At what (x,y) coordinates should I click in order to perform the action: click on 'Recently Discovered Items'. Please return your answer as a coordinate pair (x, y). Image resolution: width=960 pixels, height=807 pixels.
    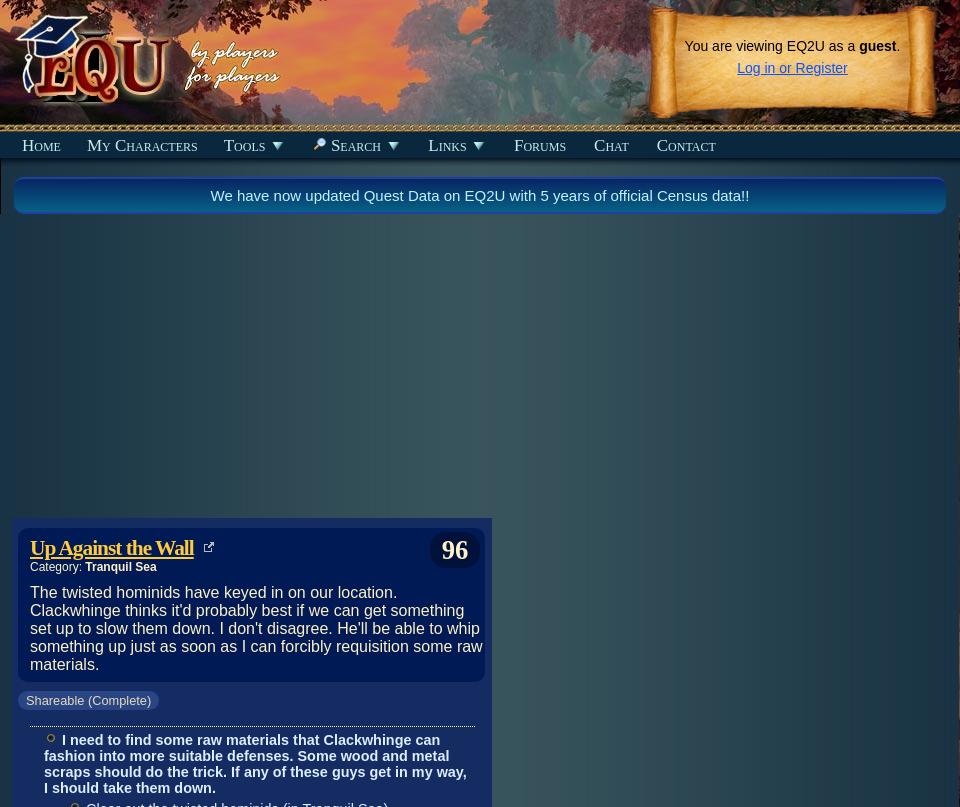
    Looking at the image, I should click on (13, 196).